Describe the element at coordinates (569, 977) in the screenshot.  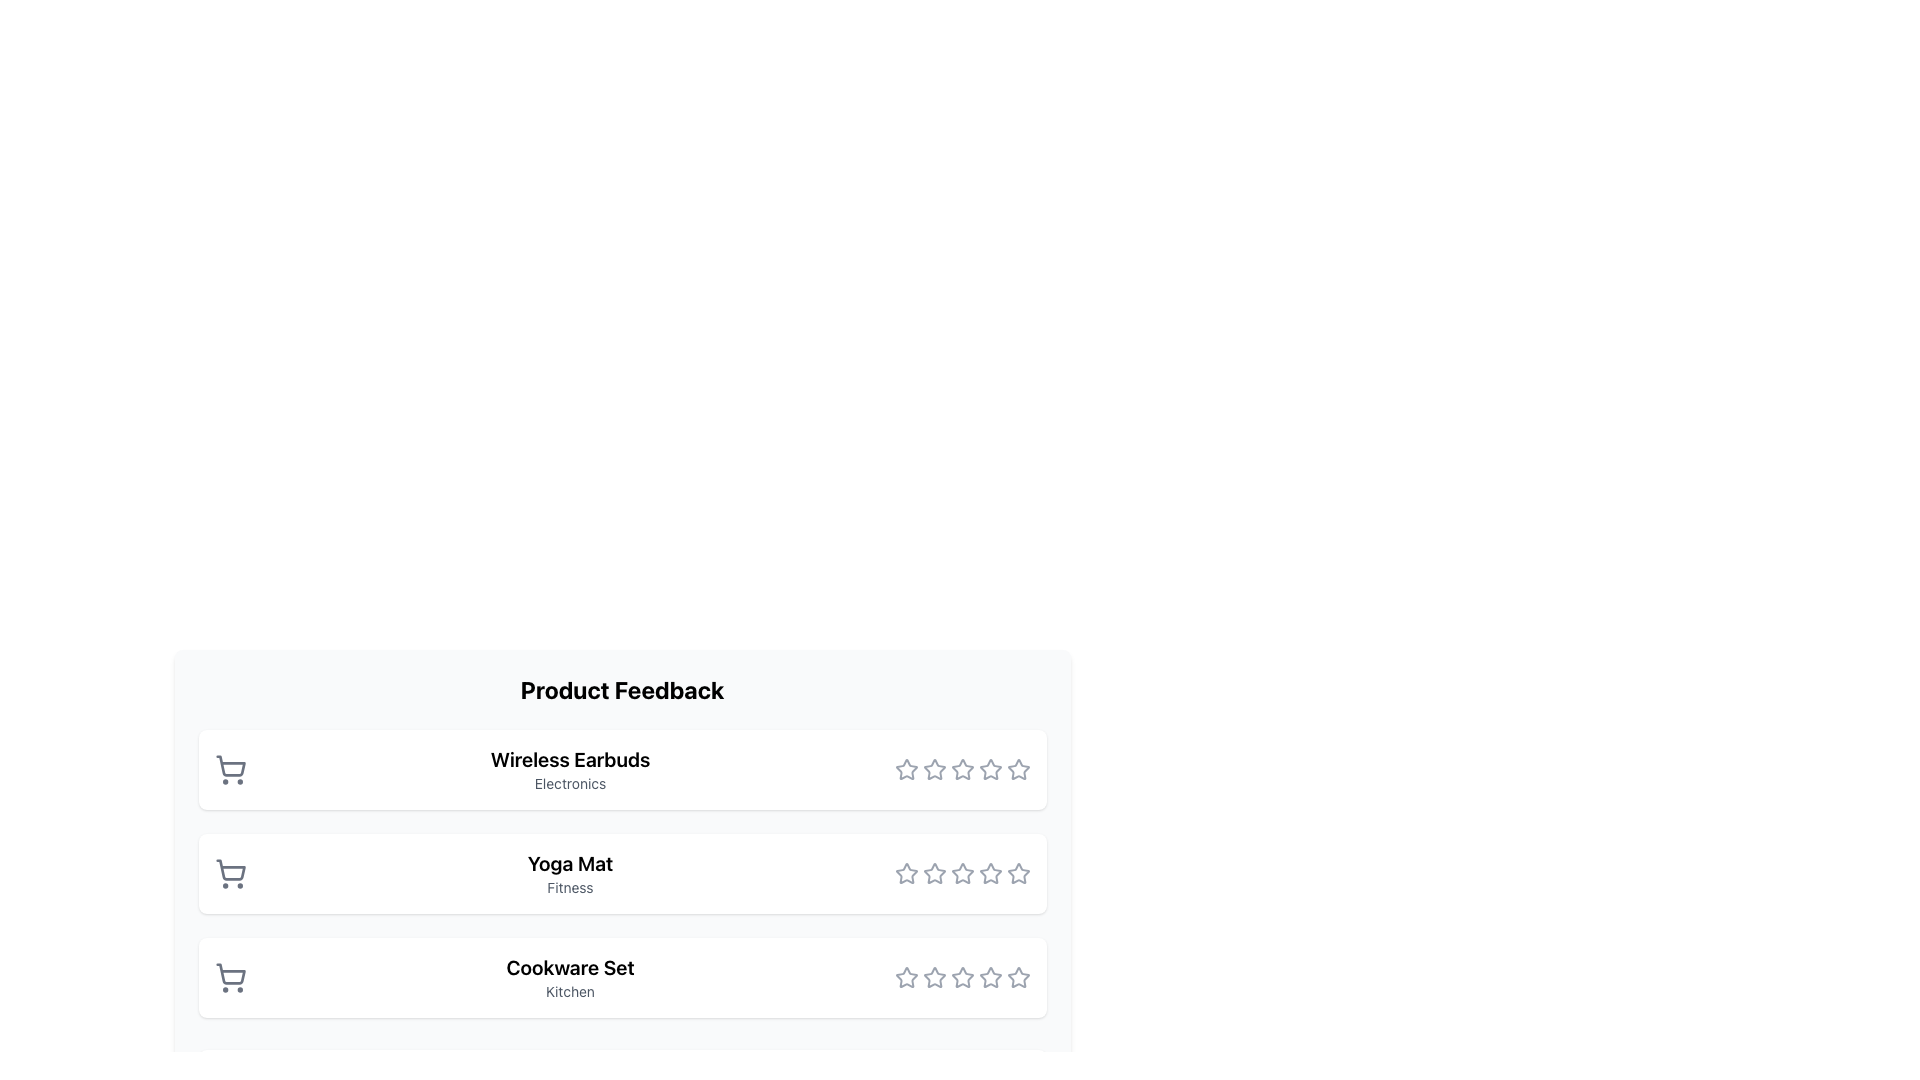
I see `the text label displaying 'Cookware Set' in bold and 'Kitchen' in smaller text, which is the third item in a vertically stacked list` at that location.